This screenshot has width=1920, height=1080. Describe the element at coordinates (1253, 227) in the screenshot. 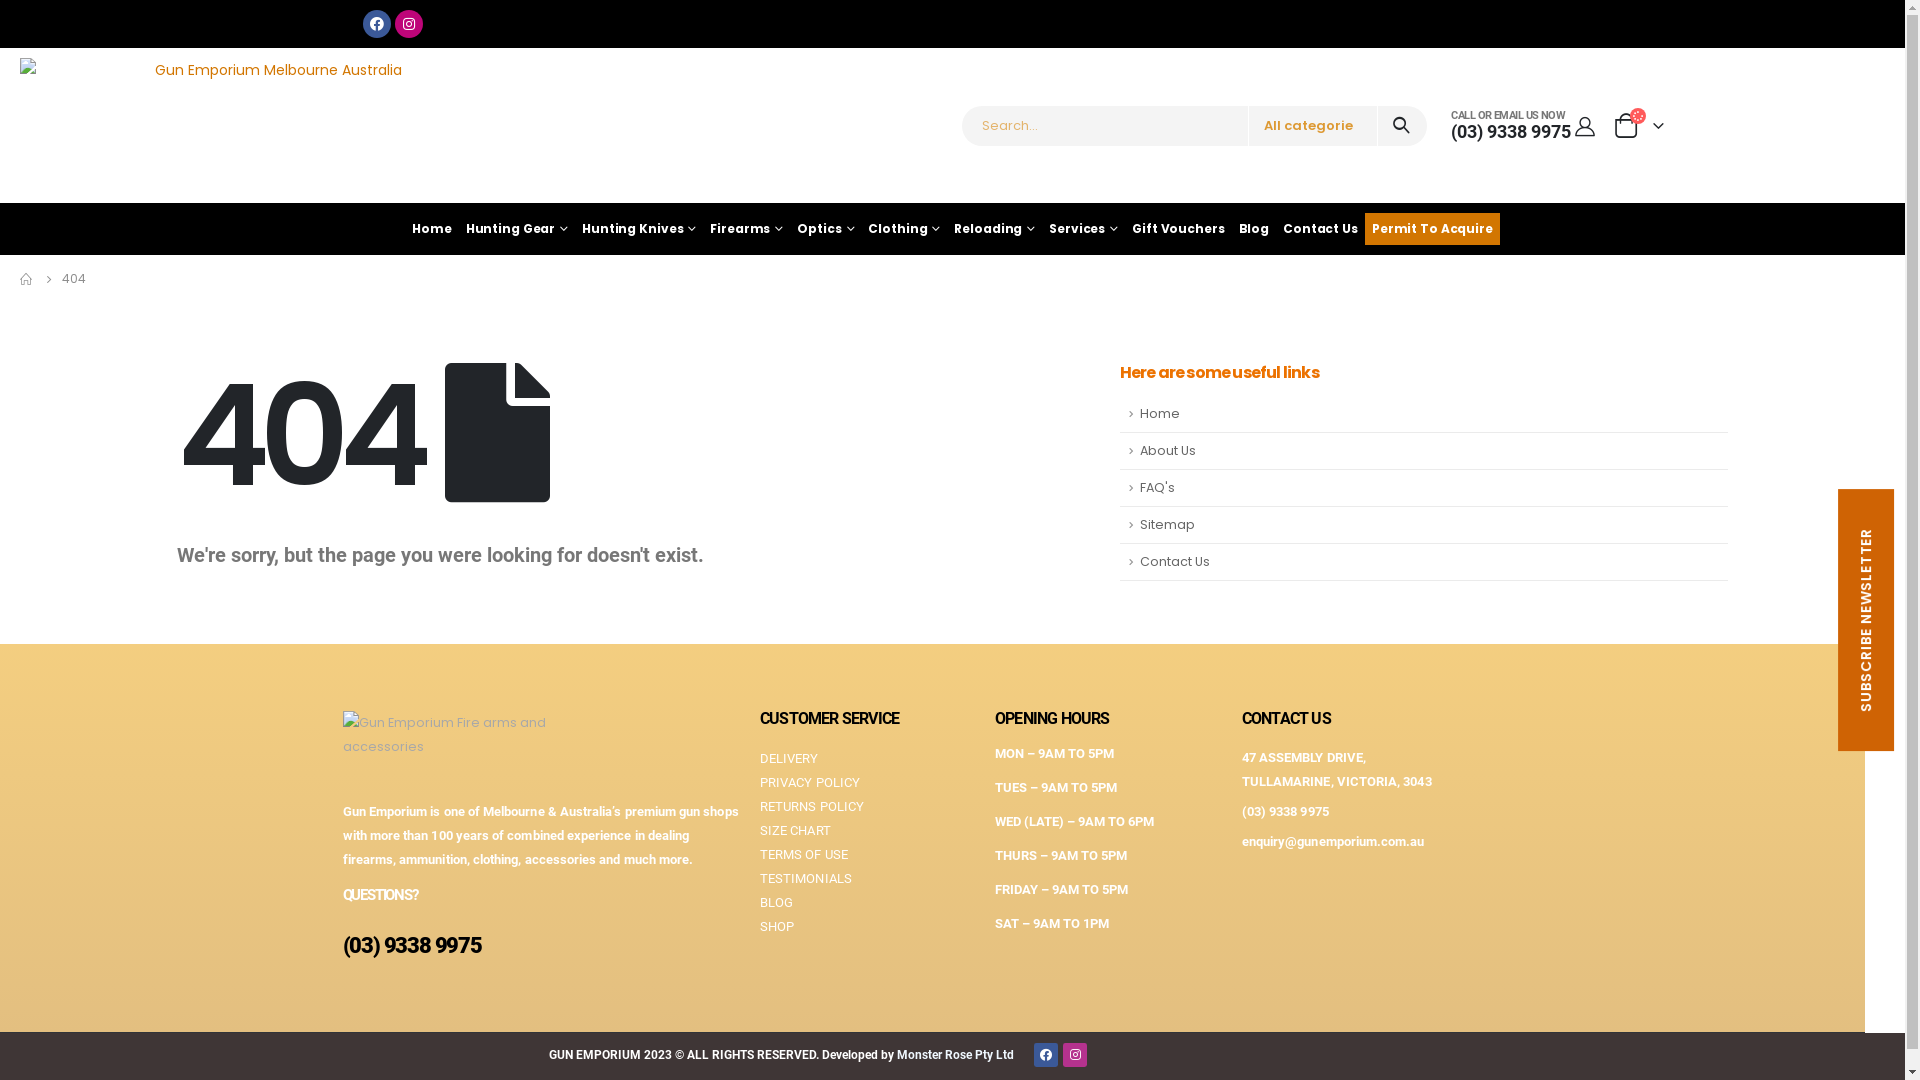

I see `'Blog'` at that location.